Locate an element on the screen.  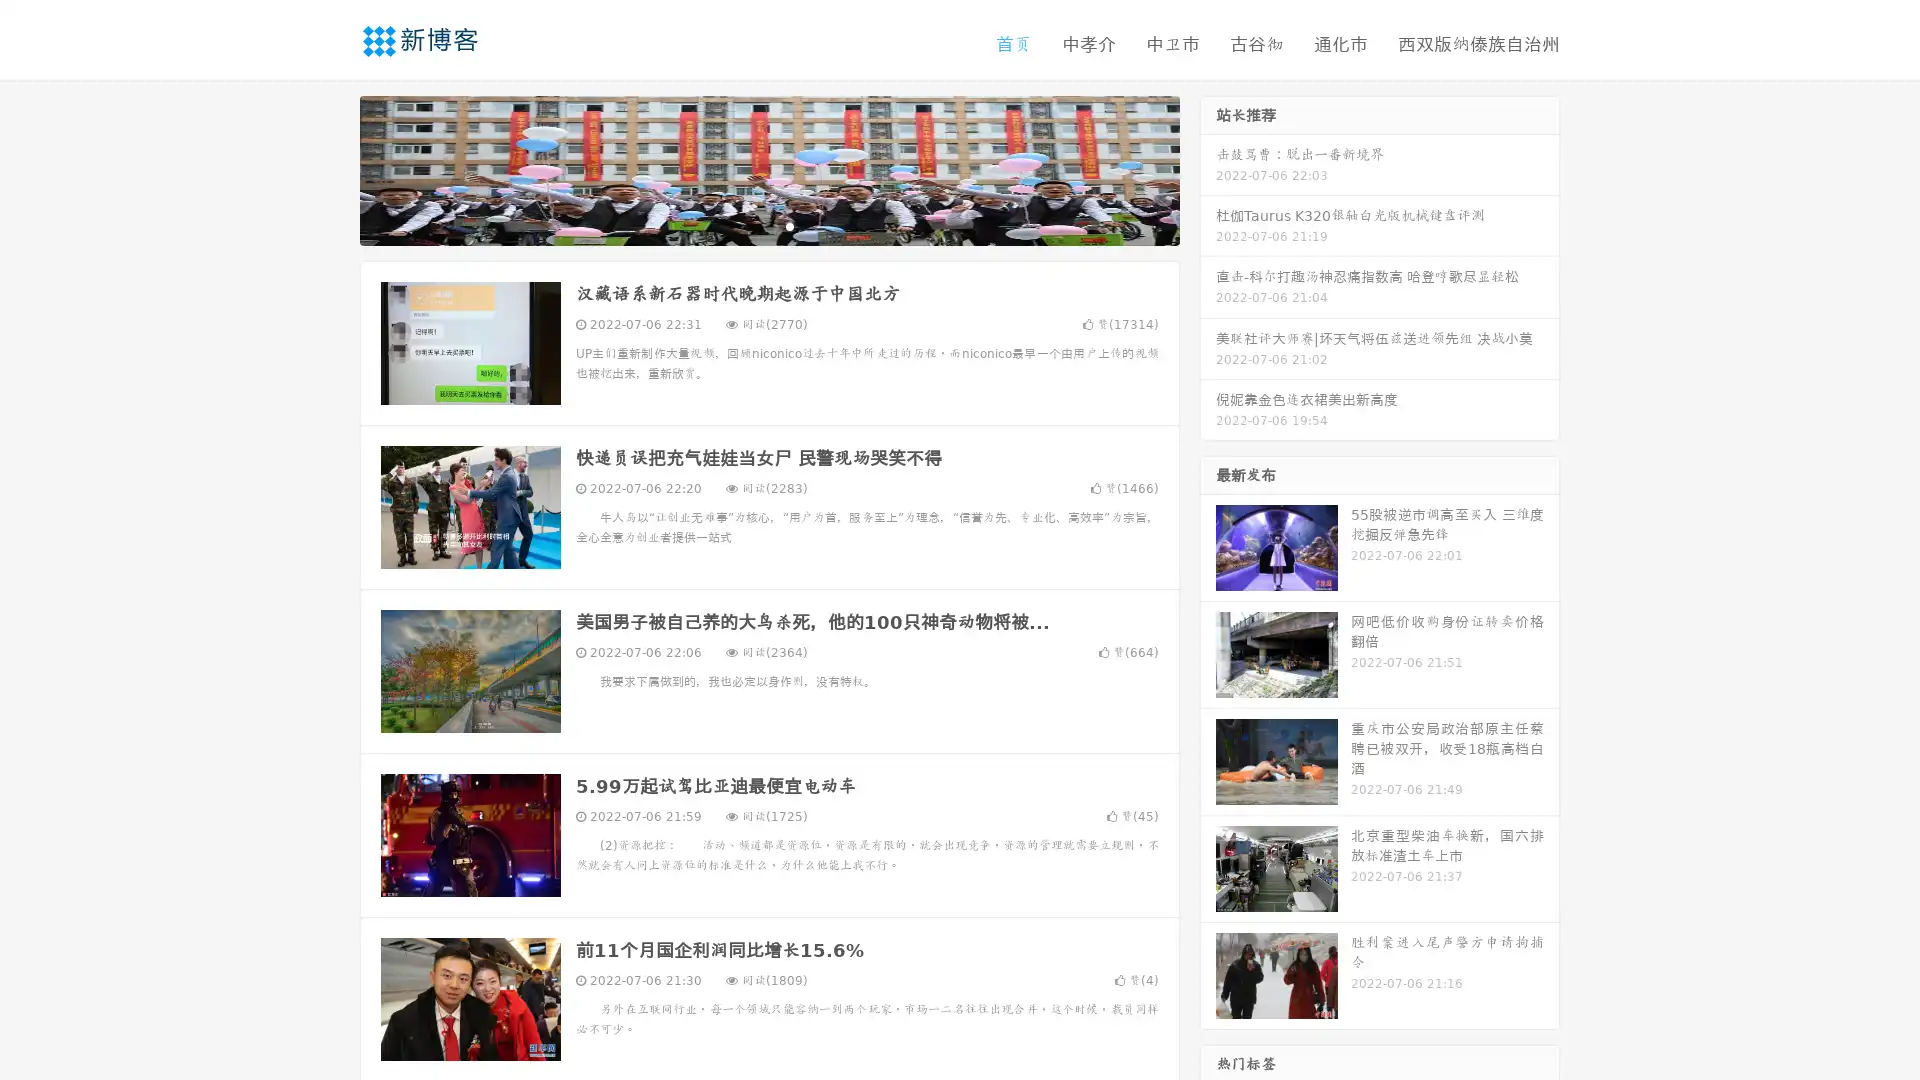
Next slide is located at coordinates (1208, 168).